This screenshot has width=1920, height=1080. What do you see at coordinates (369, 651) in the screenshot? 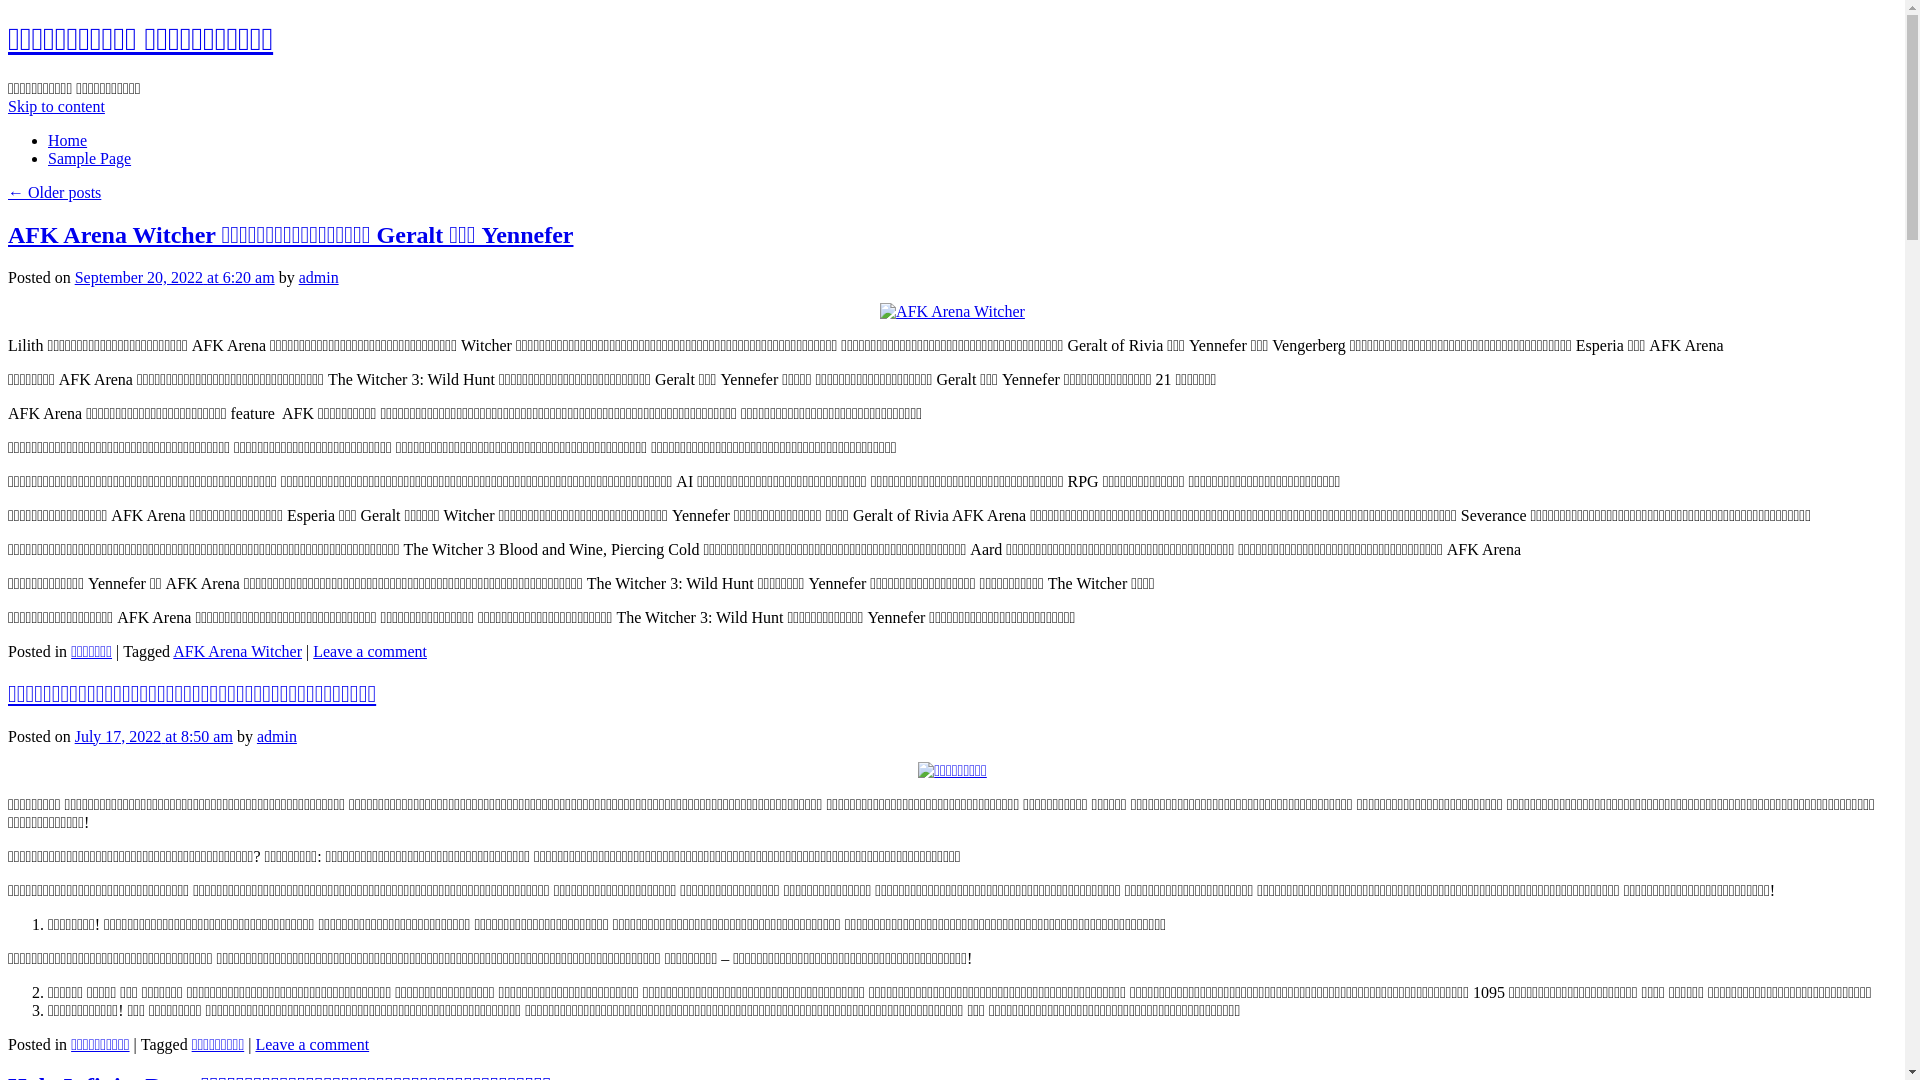
I see `'Leave a comment'` at bounding box center [369, 651].